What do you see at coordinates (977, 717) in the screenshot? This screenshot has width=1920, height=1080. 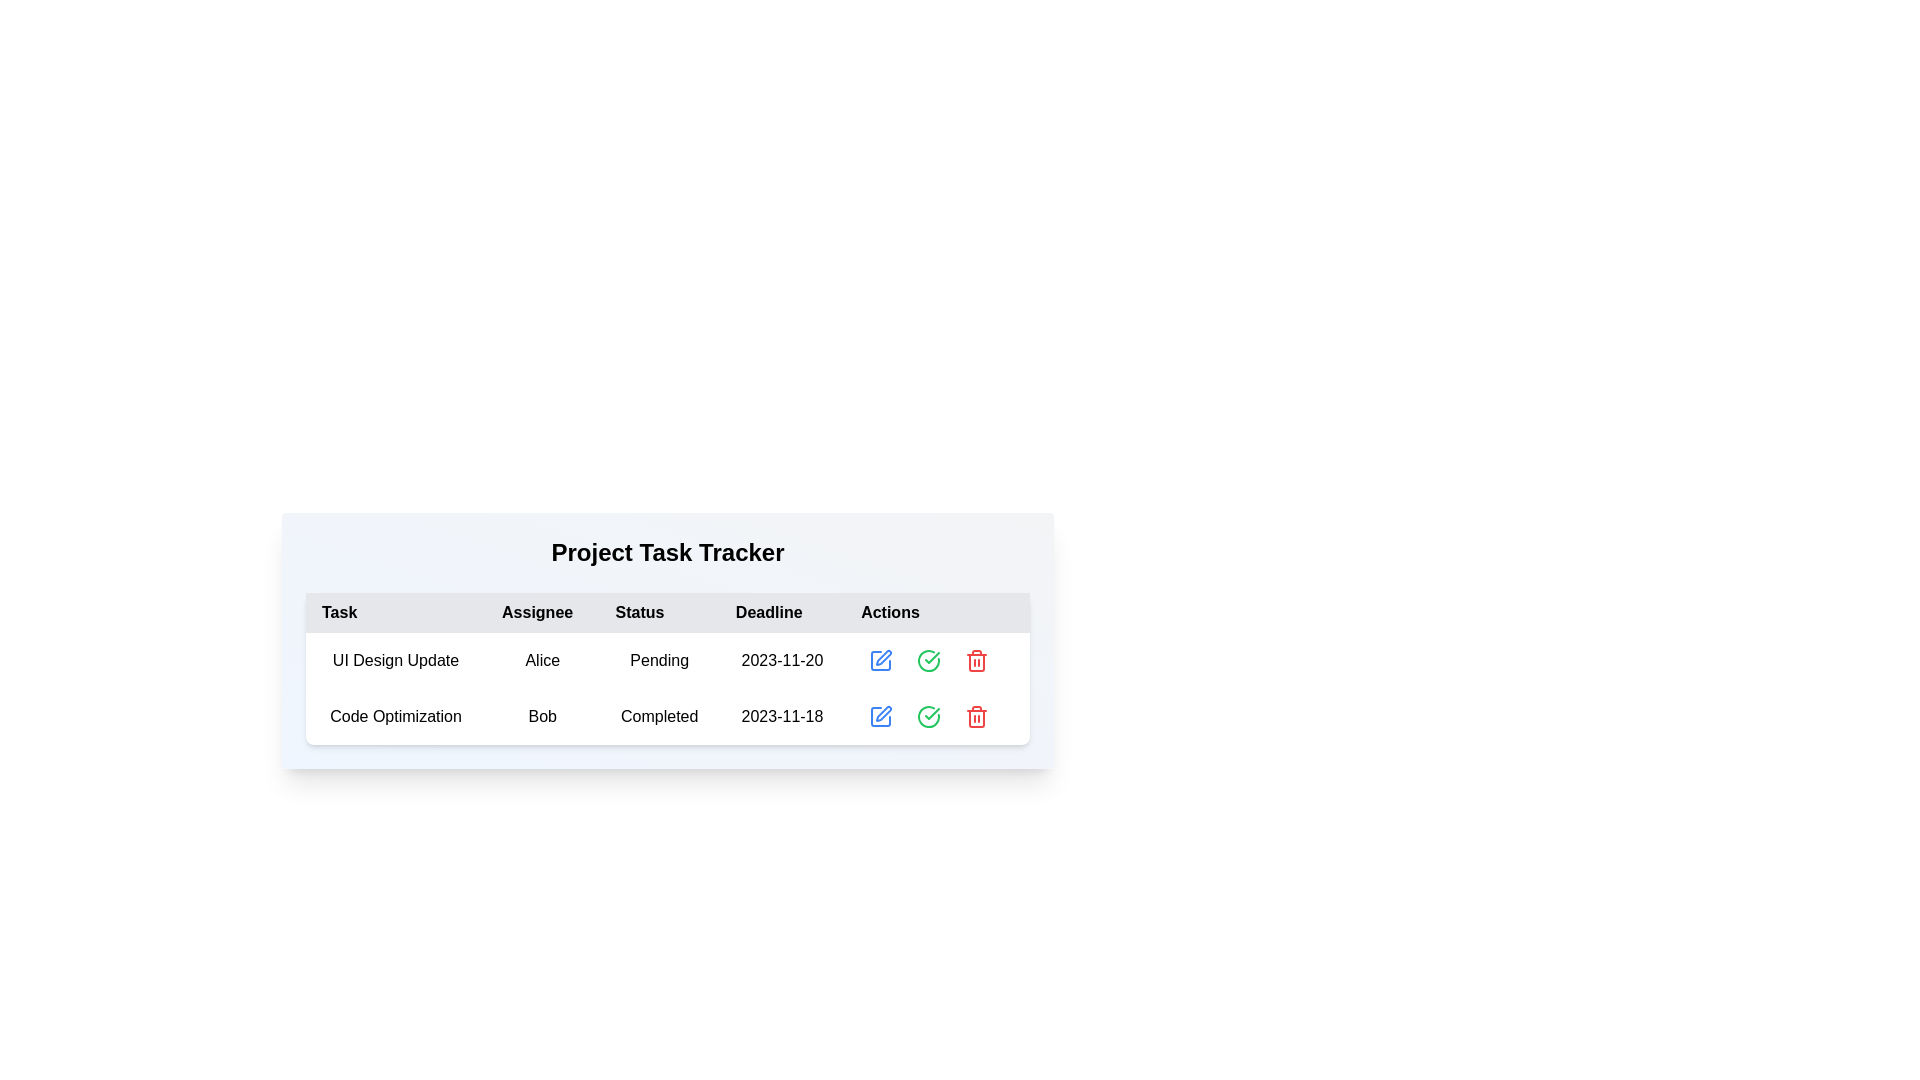 I see `the vertical rectangle forming the main body of the trash icon located in the 'Actions' column of the second row in the table` at bounding box center [977, 717].